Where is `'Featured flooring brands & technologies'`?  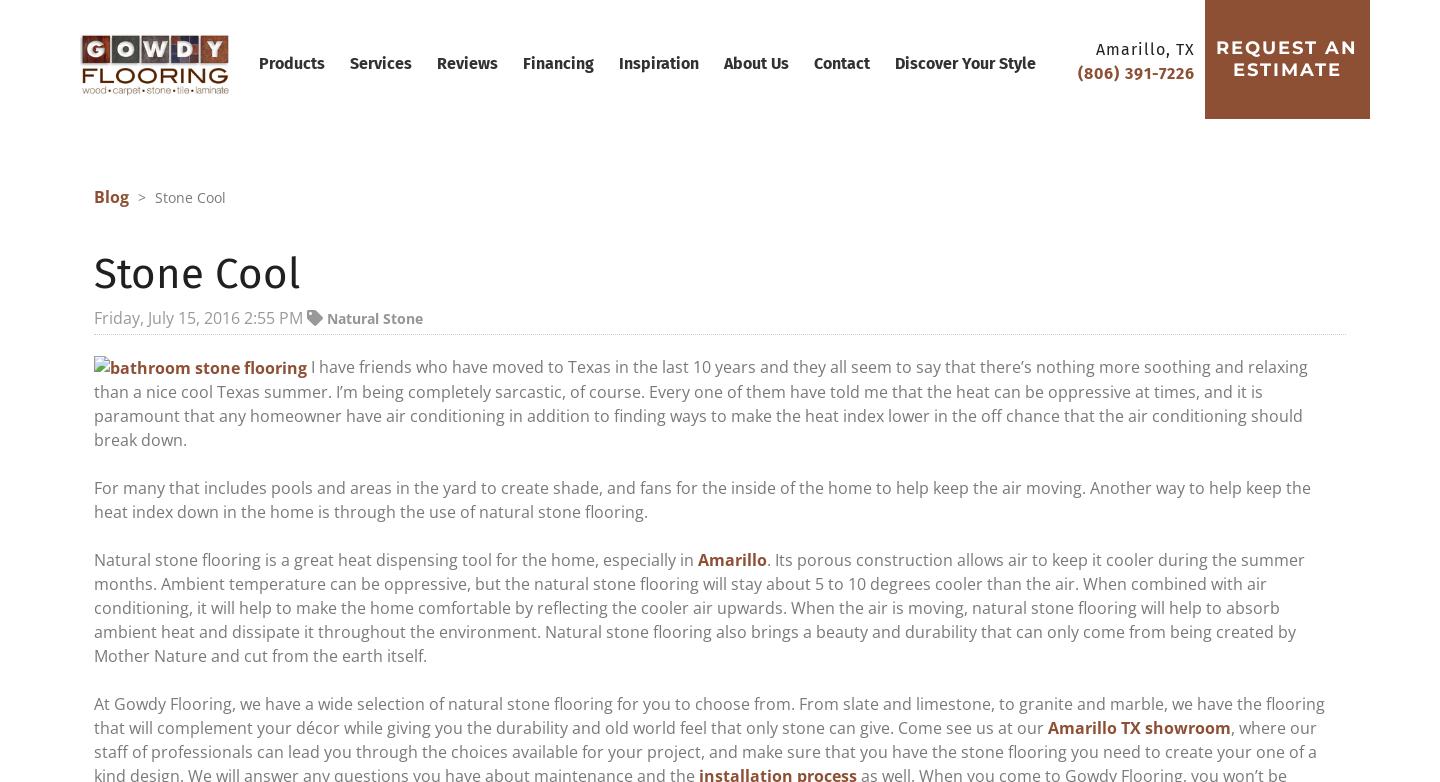 'Featured flooring brands & technologies' is located at coordinates (720, 602).